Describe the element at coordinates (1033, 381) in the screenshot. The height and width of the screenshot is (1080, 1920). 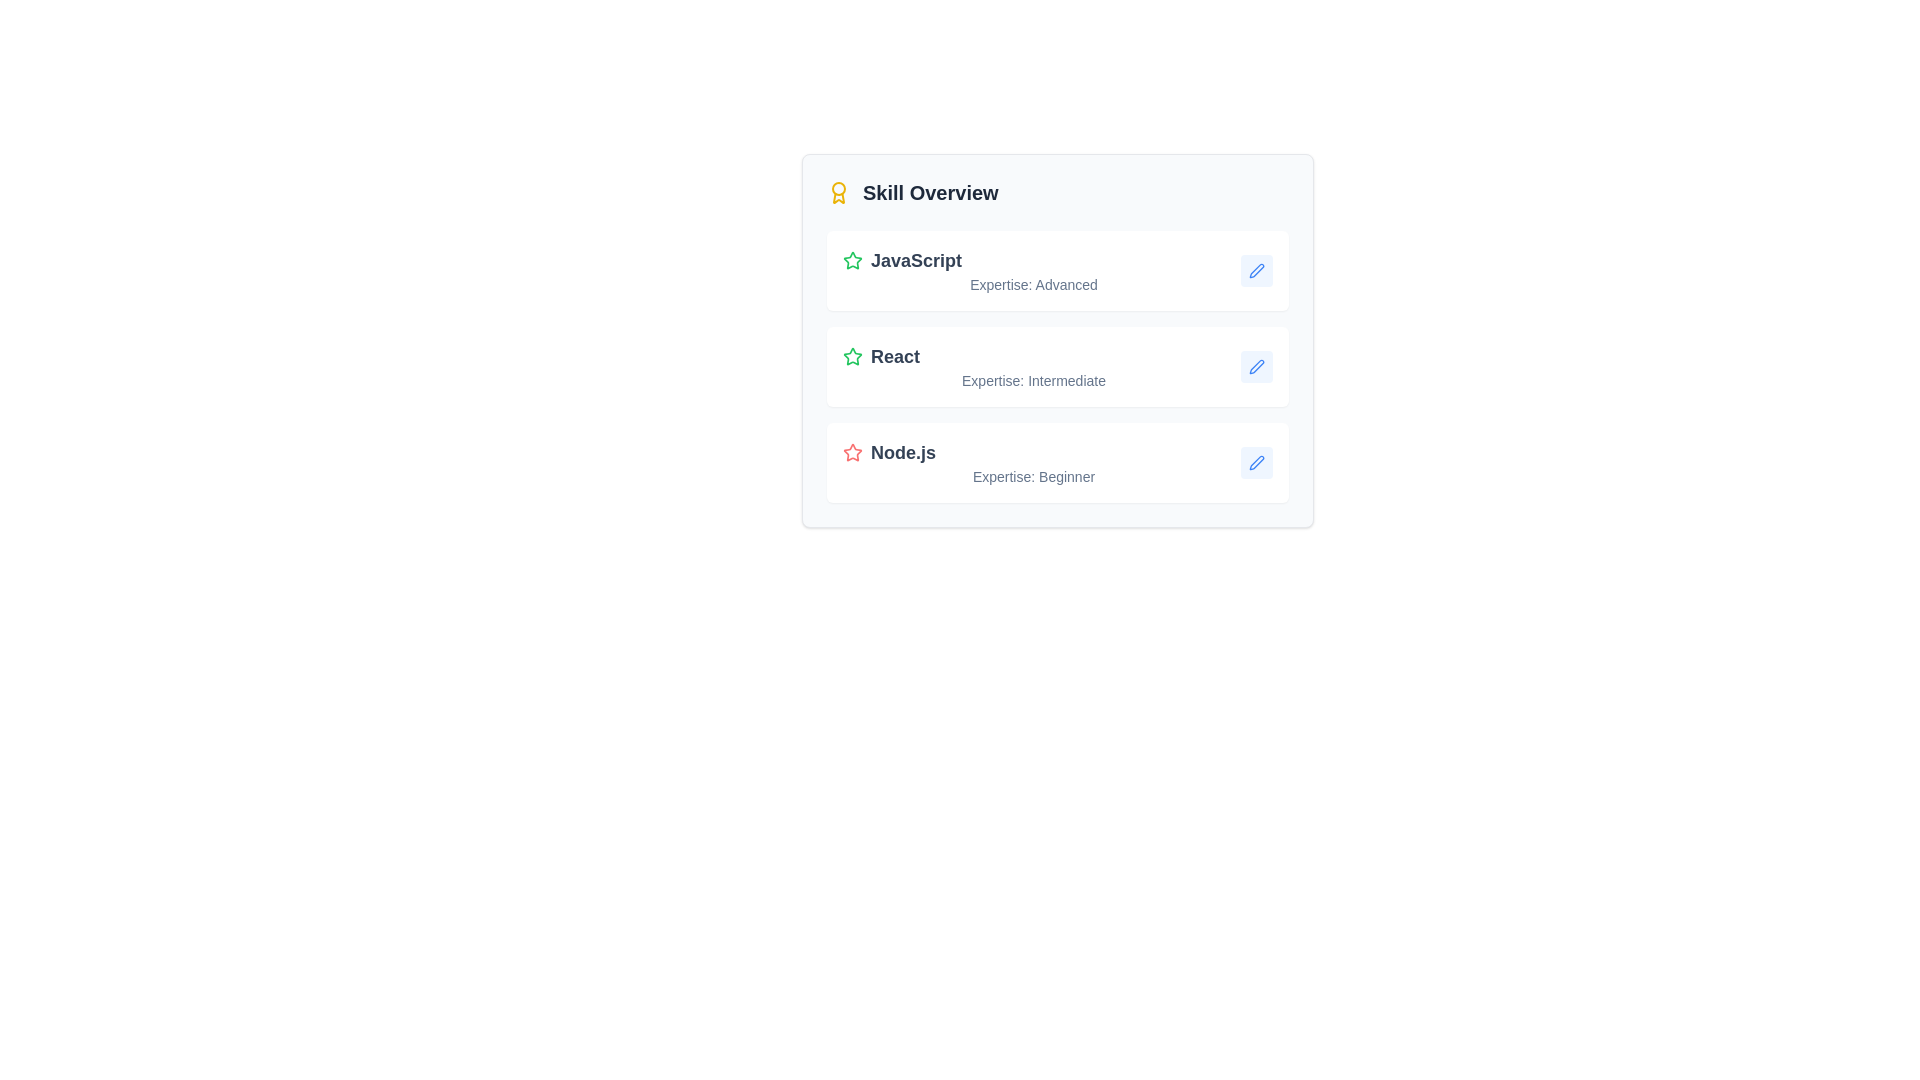
I see `the informational text label that indicates the expertise level associated with the 'React' skill, located beneath the 'React' title in the second skill block of the skill overview card` at that location.